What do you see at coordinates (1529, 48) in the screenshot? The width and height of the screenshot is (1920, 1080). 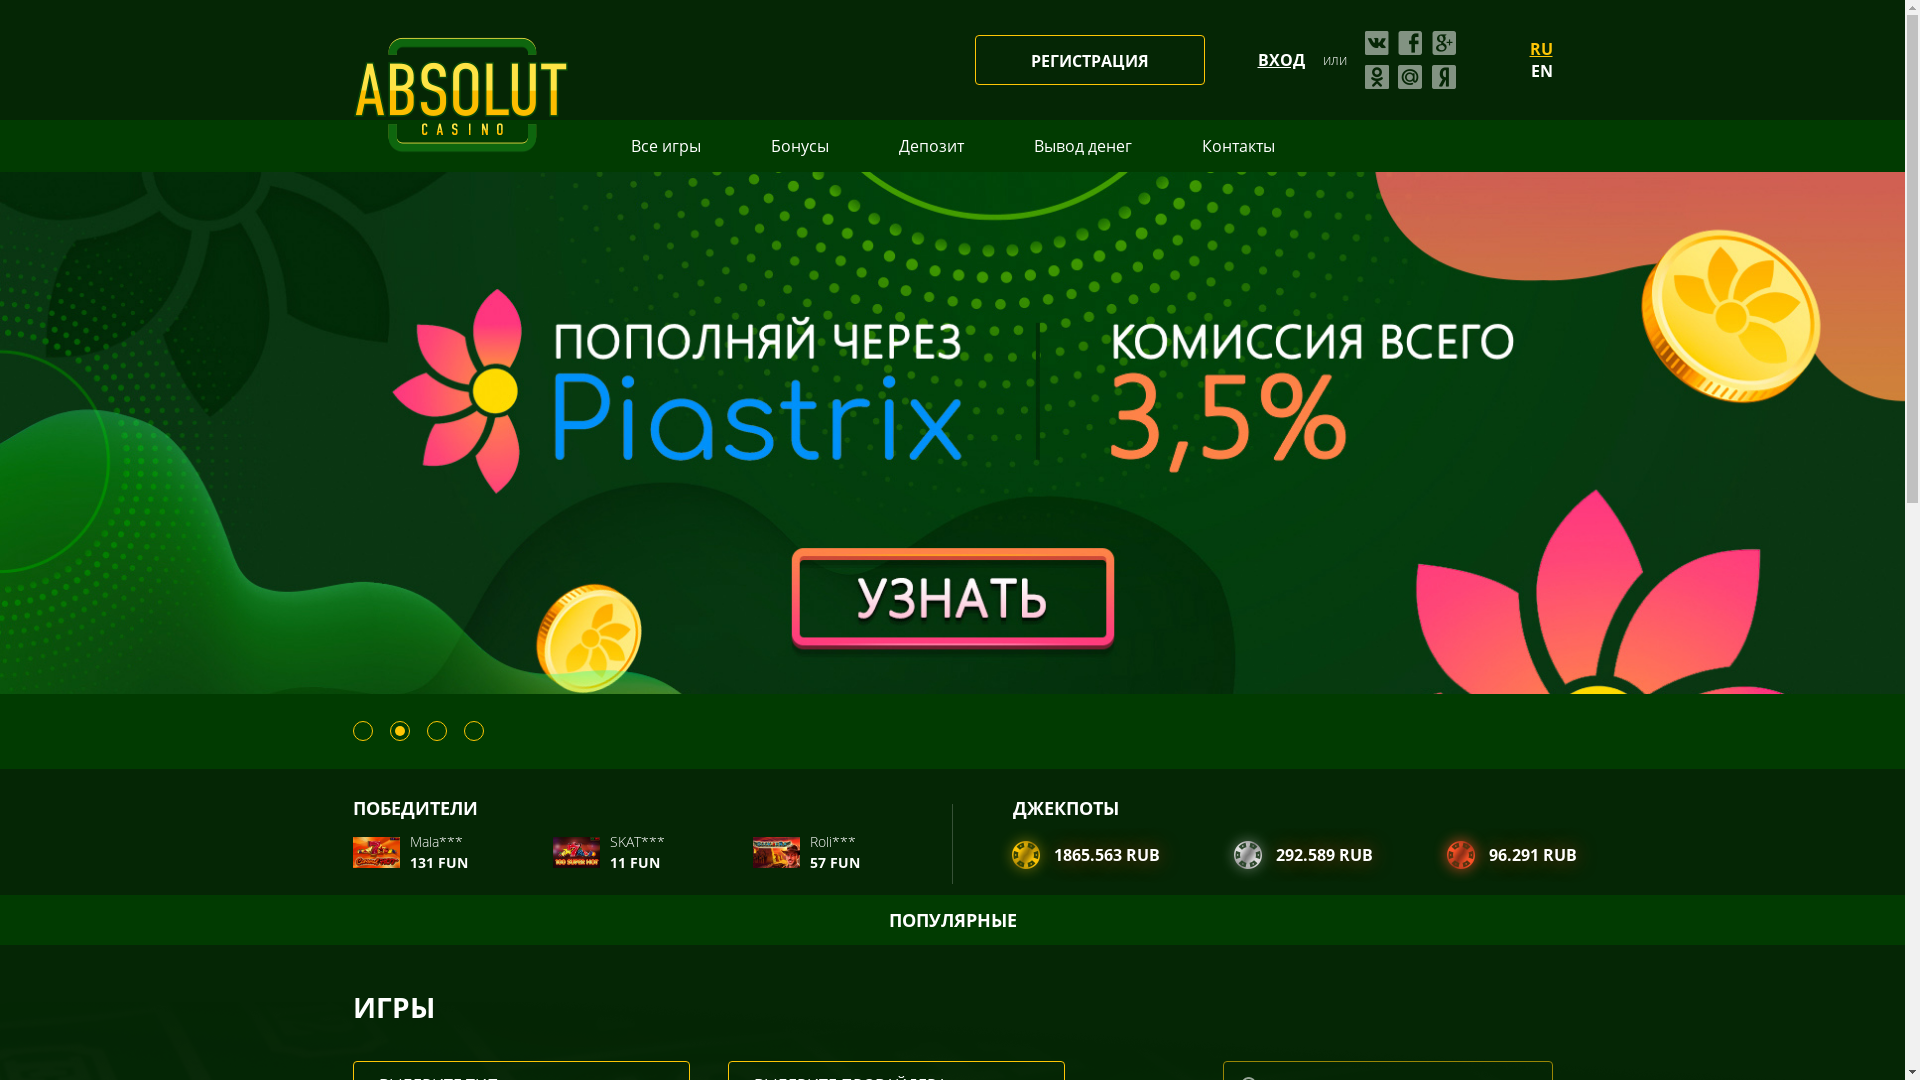 I see `'RU'` at bounding box center [1529, 48].